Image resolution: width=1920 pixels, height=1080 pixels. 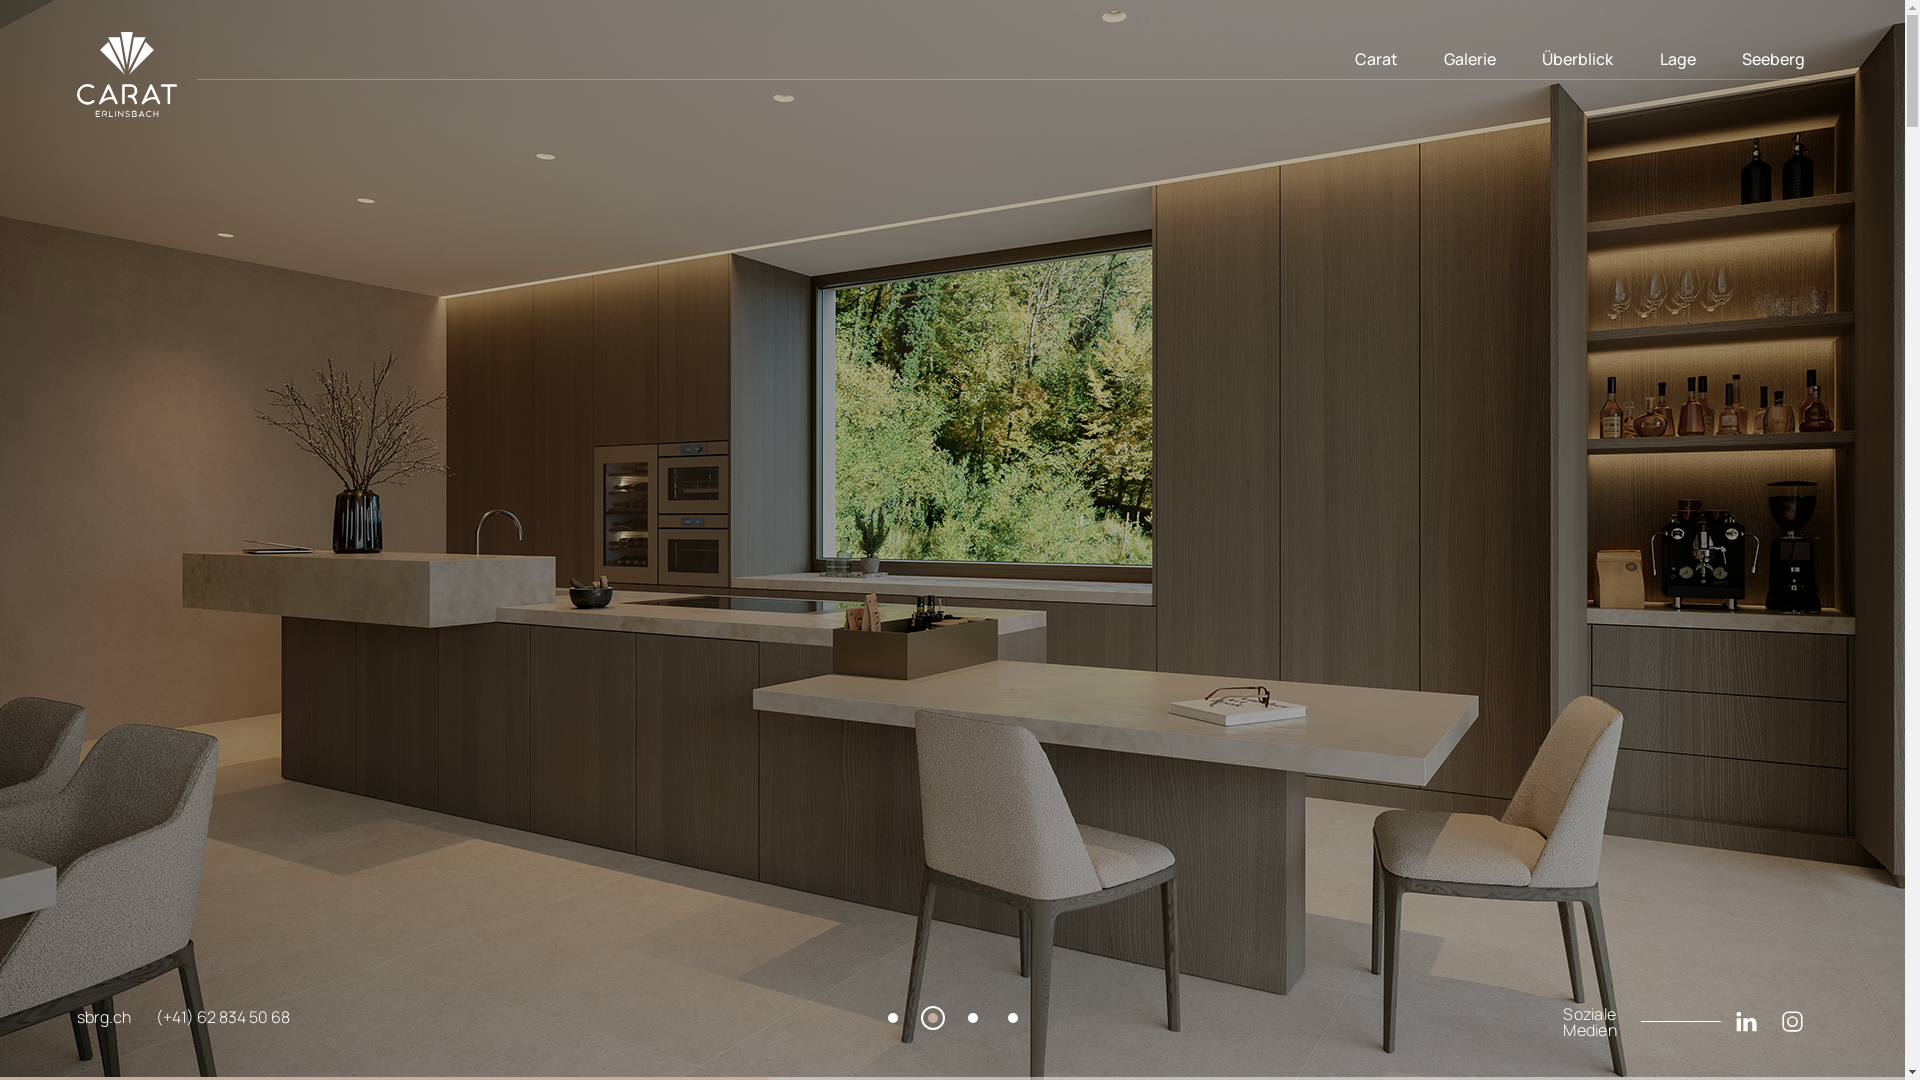 What do you see at coordinates (973, 1018) in the screenshot?
I see `'3'` at bounding box center [973, 1018].